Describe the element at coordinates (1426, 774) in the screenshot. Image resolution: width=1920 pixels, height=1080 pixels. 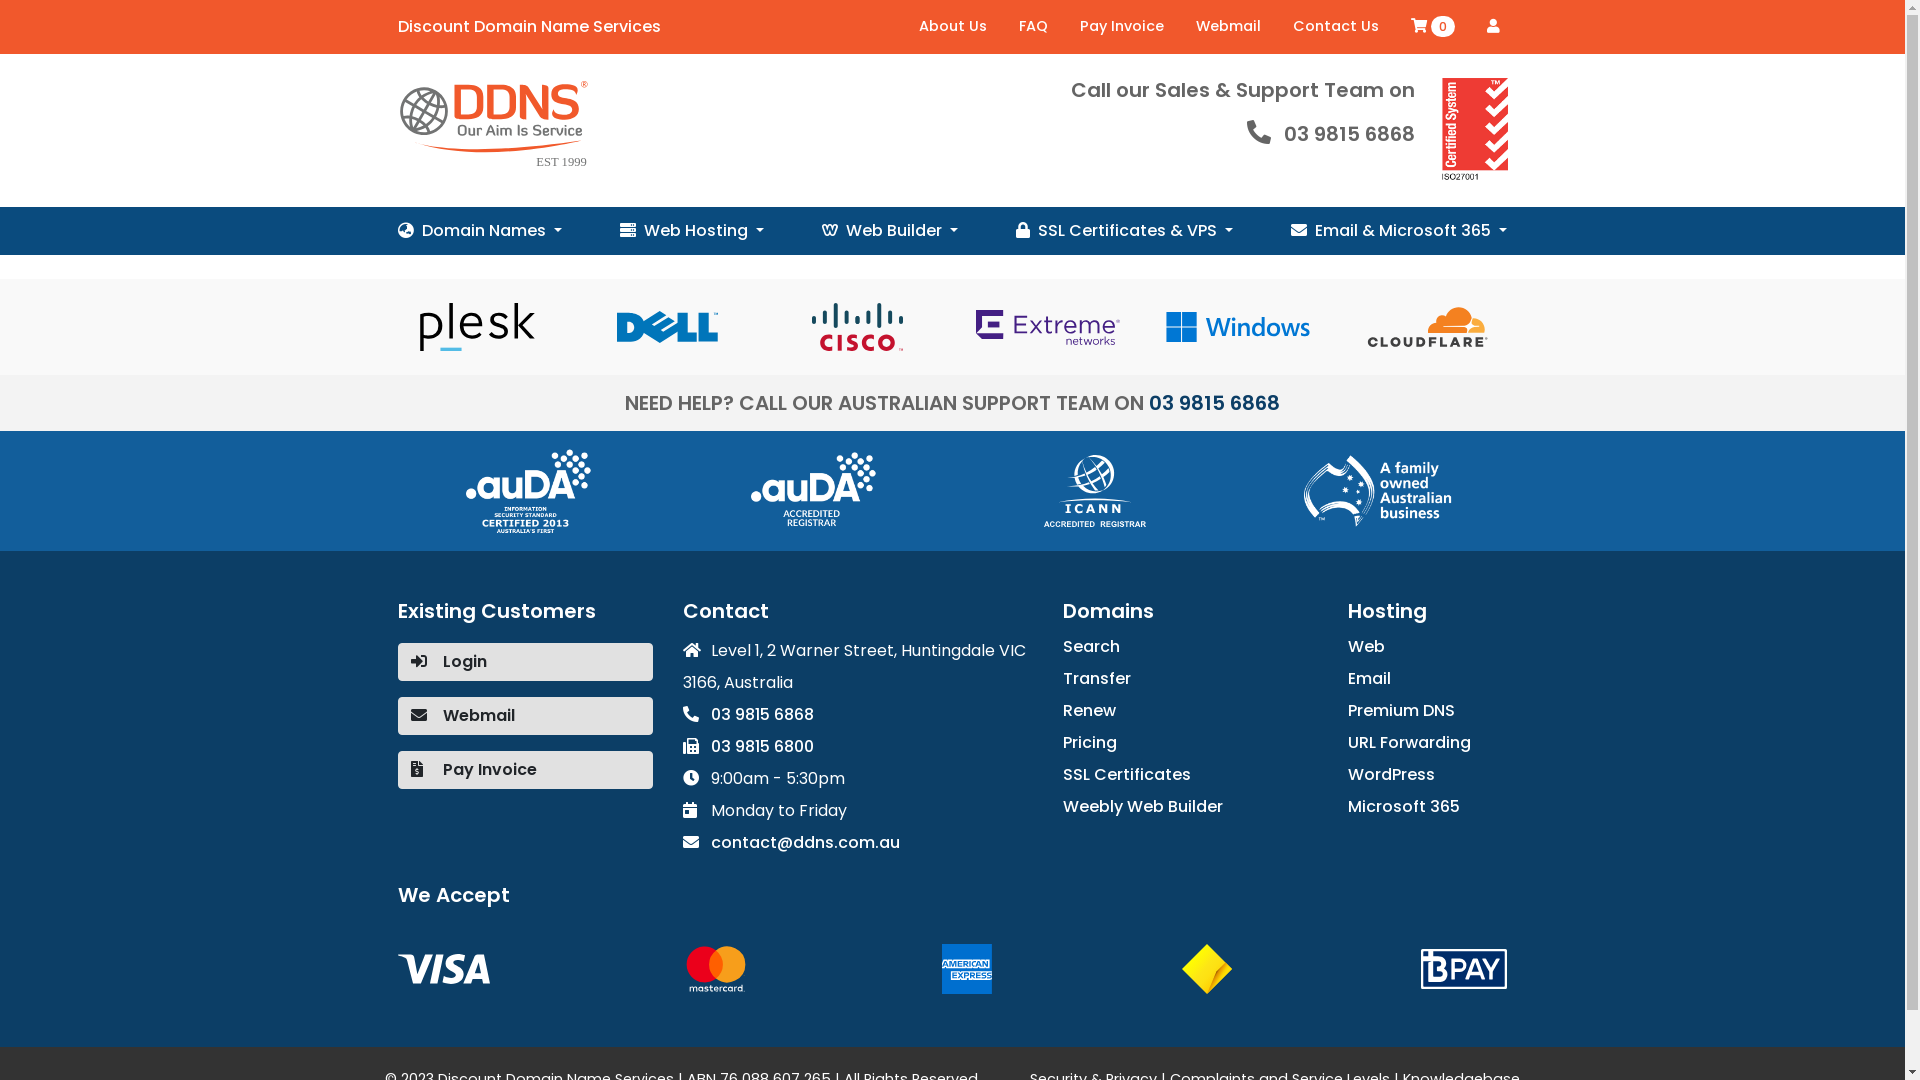
I see `'WordPress'` at that location.